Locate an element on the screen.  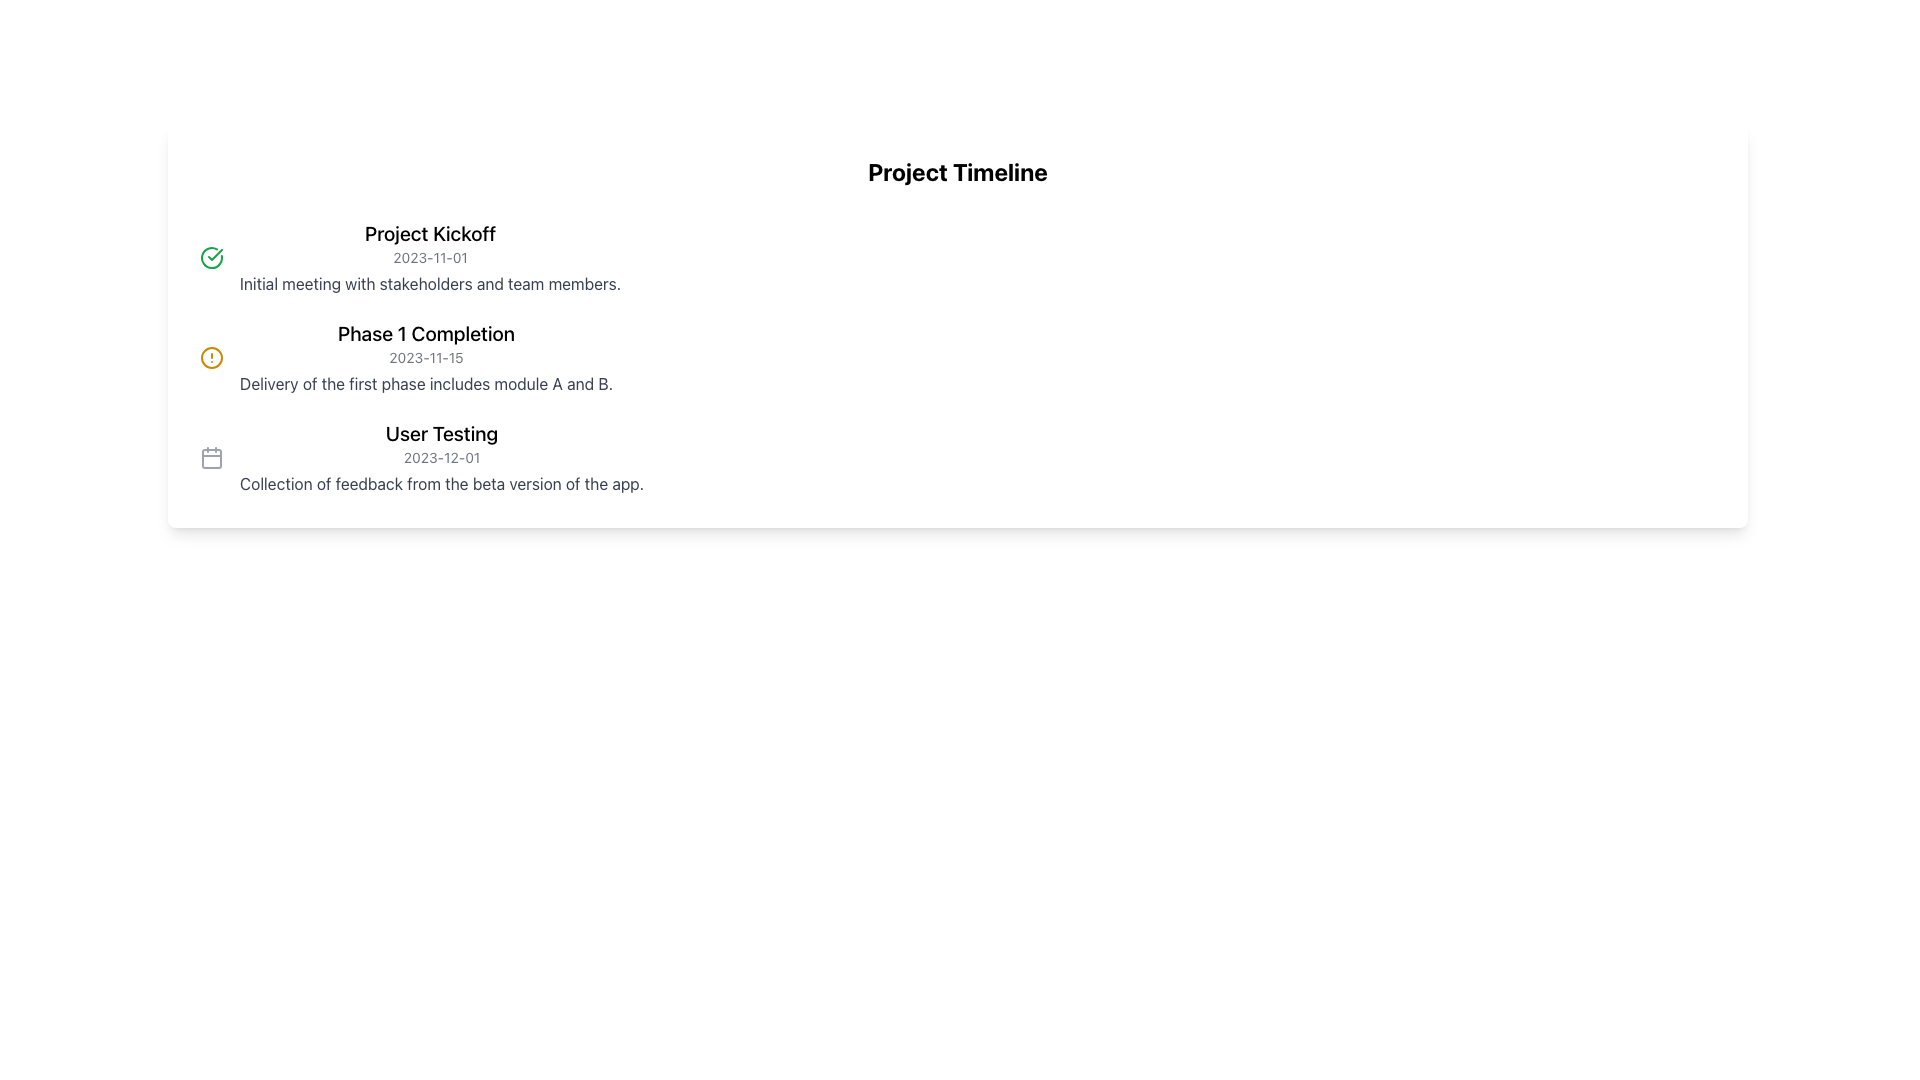
the text label that serves as a section title in the project timeline, positioned above the date '2023-12-01' and below 'Phase 1 Completion' is located at coordinates (440, 433).